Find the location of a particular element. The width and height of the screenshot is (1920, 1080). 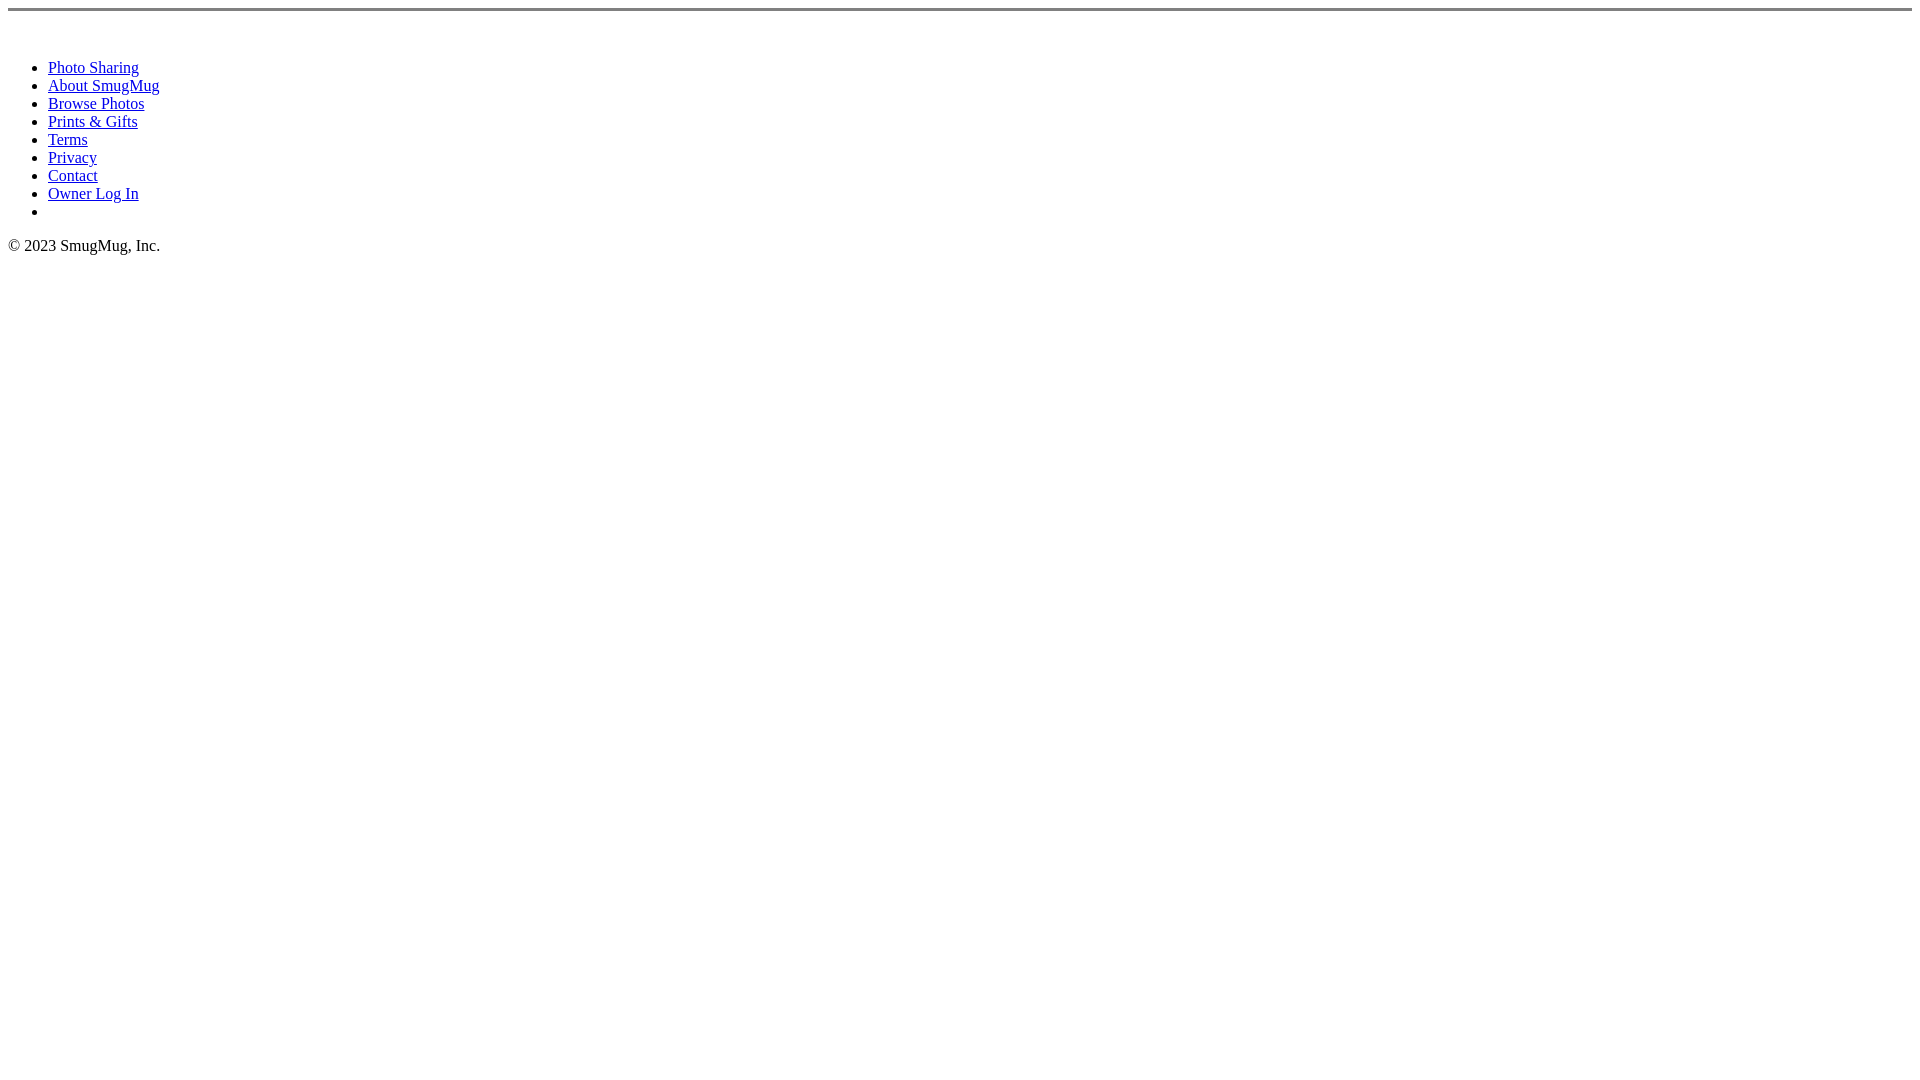

'About SmugMug' is located at coordinates (103, 84).